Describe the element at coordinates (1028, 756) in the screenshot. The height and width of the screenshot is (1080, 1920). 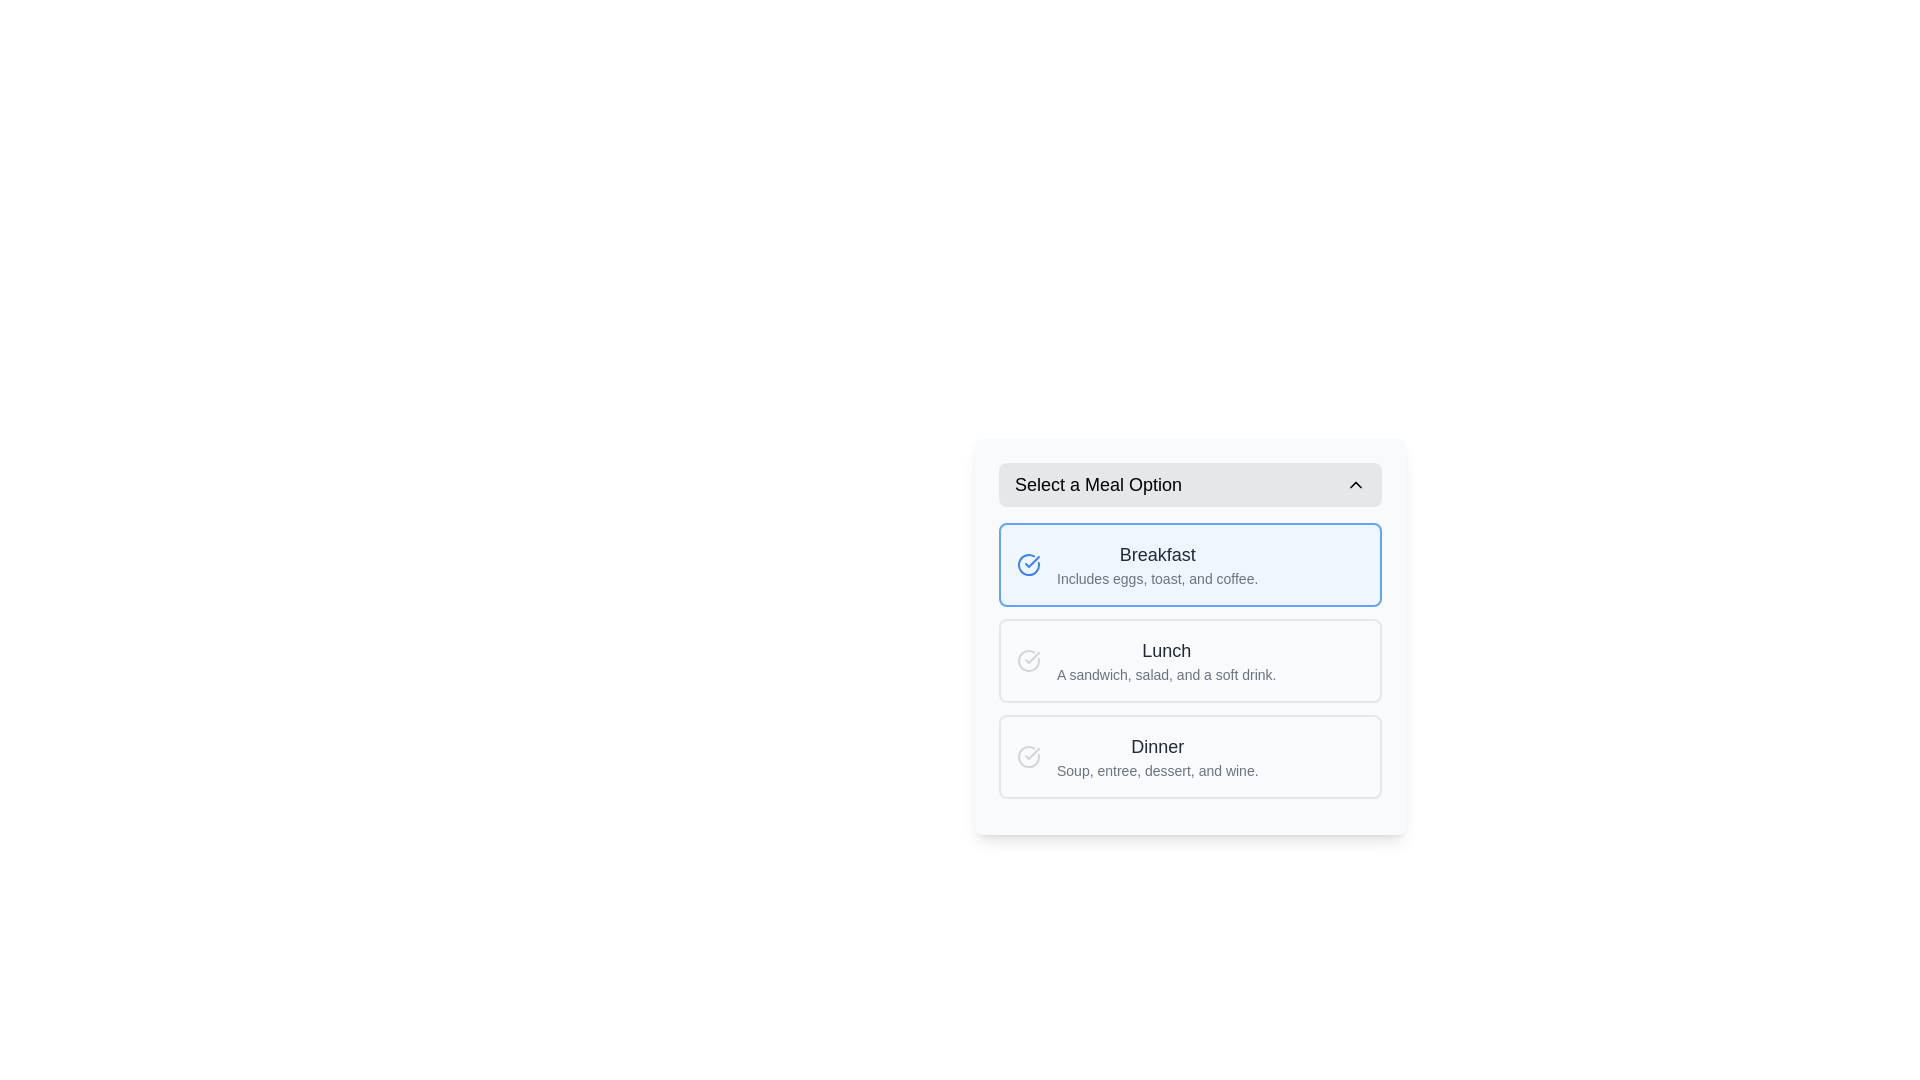
I see `the circular checkbox icon with a checkmark inside, located at the far left of the 'Dinner' option row in the meal selection interface` at that location.